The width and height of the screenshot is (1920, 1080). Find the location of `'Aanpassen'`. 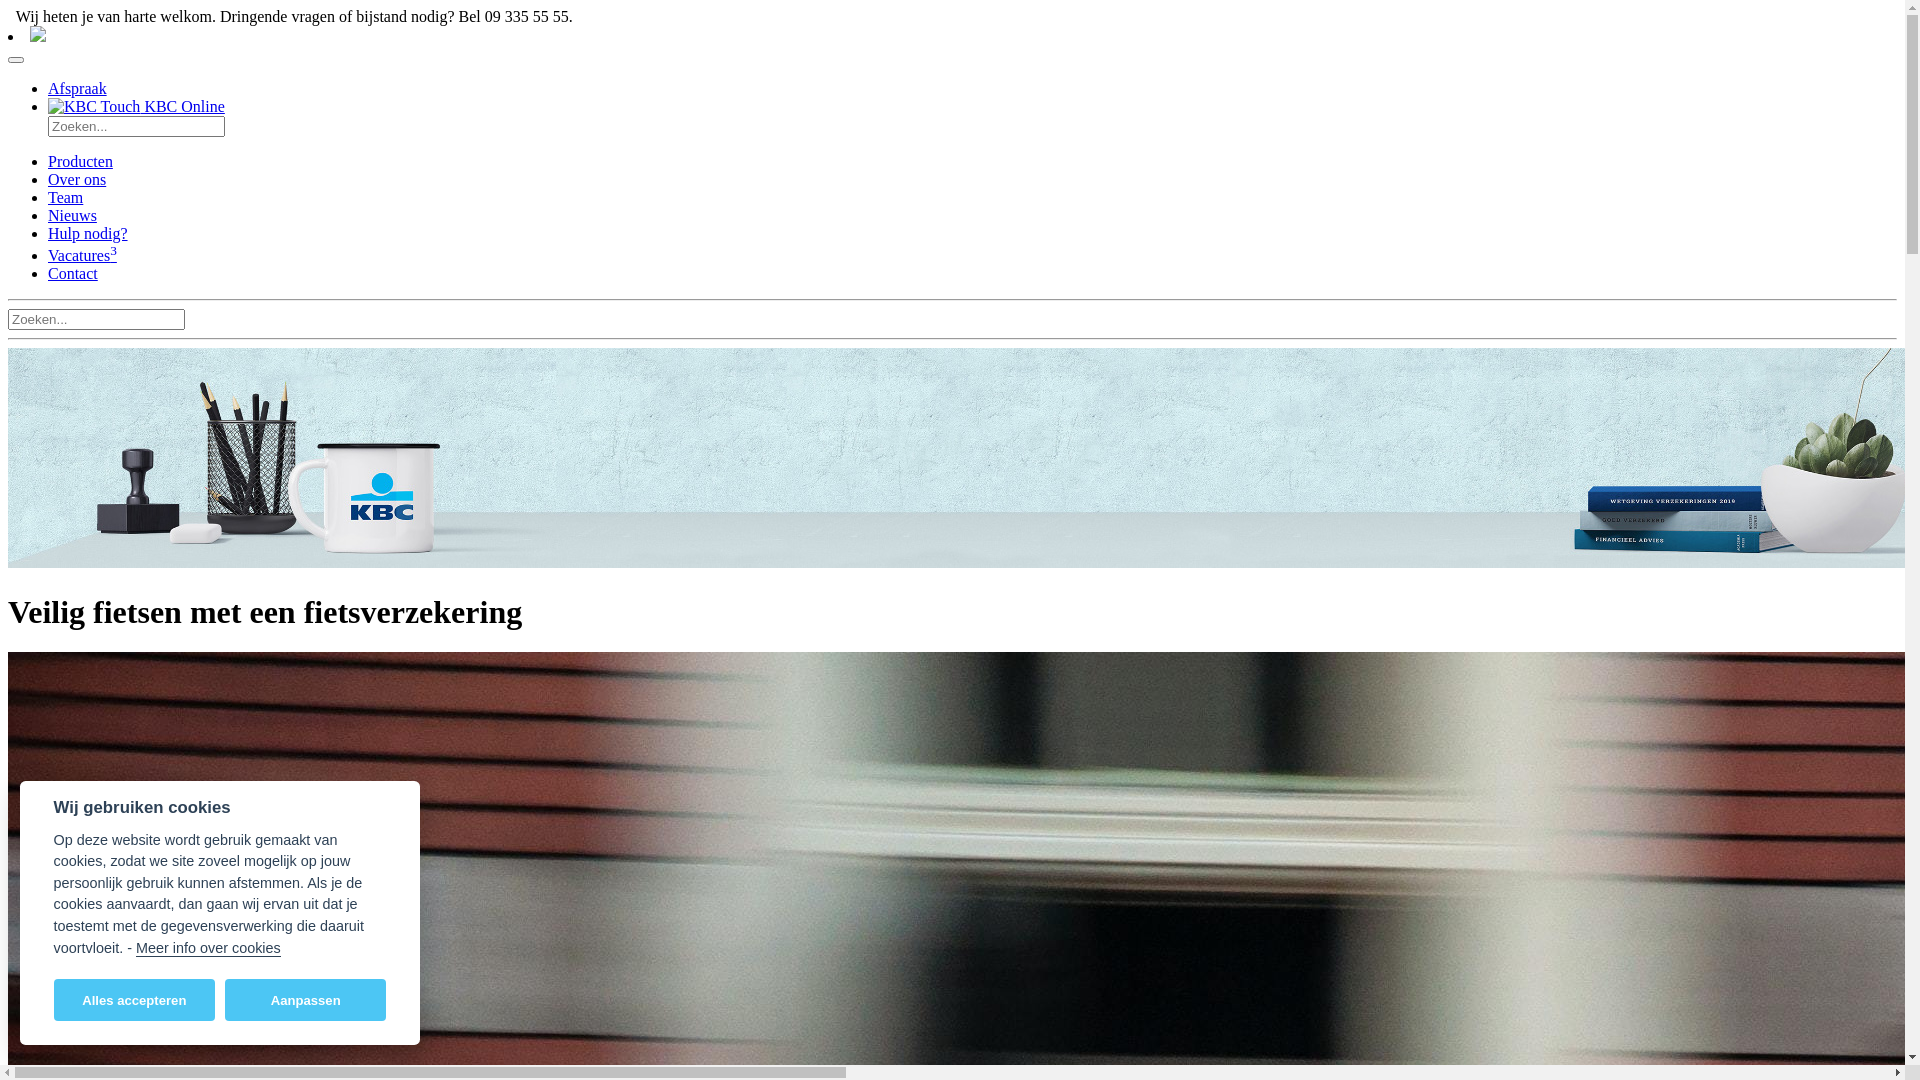

'Aanpassen' is located at coordinates (304, 999).